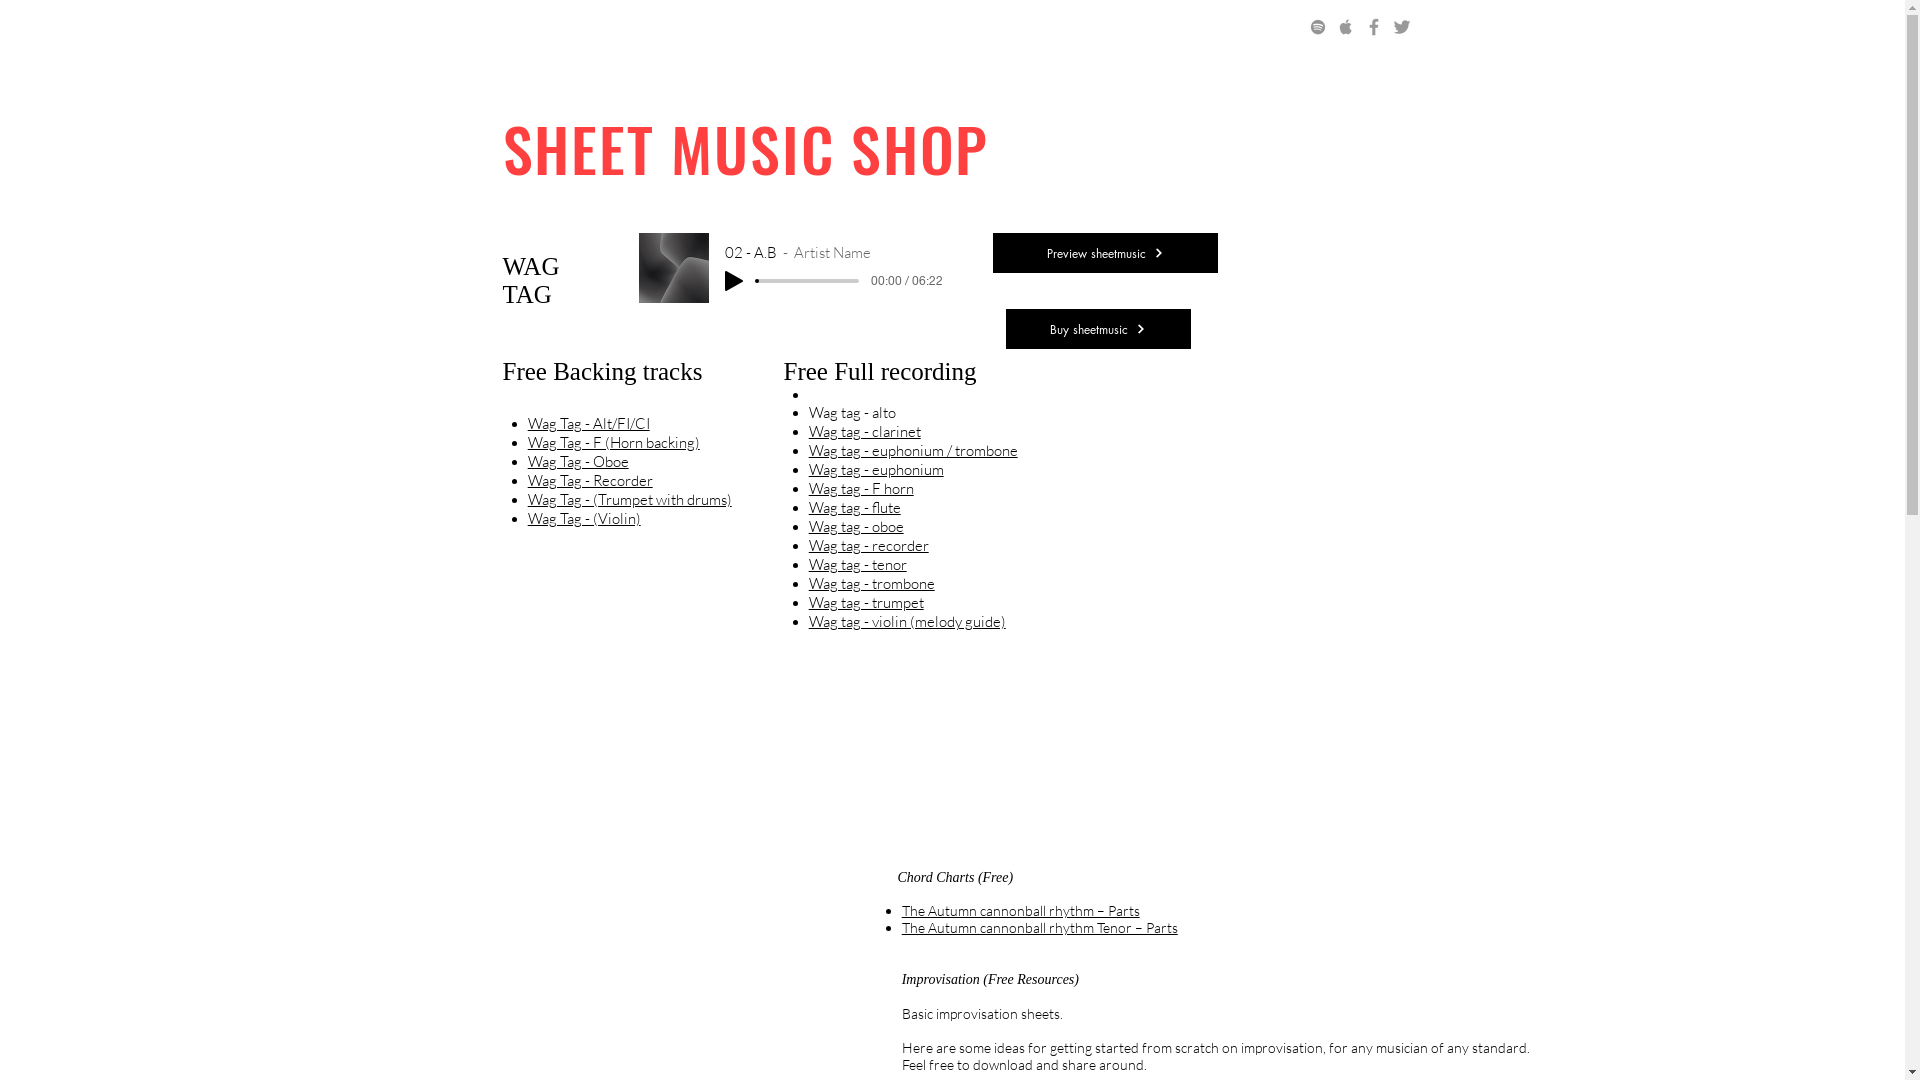 This screenshot has height=1080, width=1920. I want to click on 'Wag Tag - (Trumpet with drums)', so click(628, 498).